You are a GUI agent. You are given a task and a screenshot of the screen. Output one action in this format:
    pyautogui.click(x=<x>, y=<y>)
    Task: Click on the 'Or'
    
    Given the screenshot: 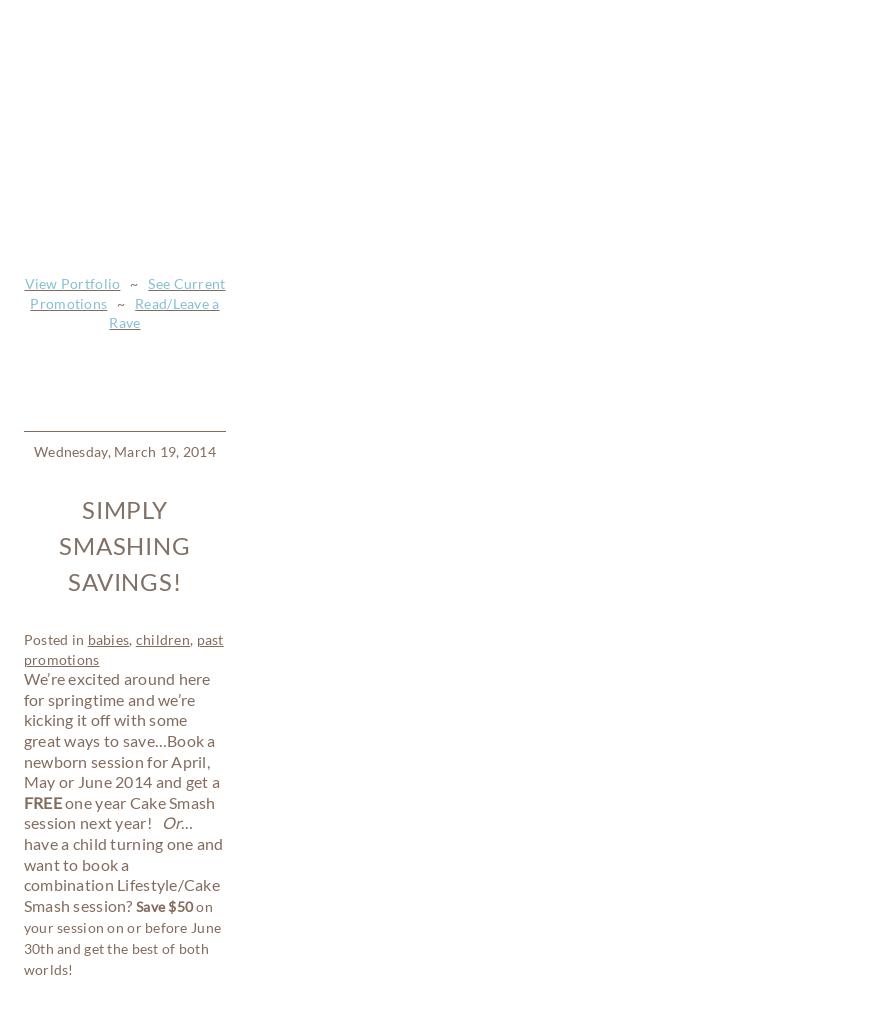 What is the action you would take?
    pyautogui.click(x=170, y=221)
    